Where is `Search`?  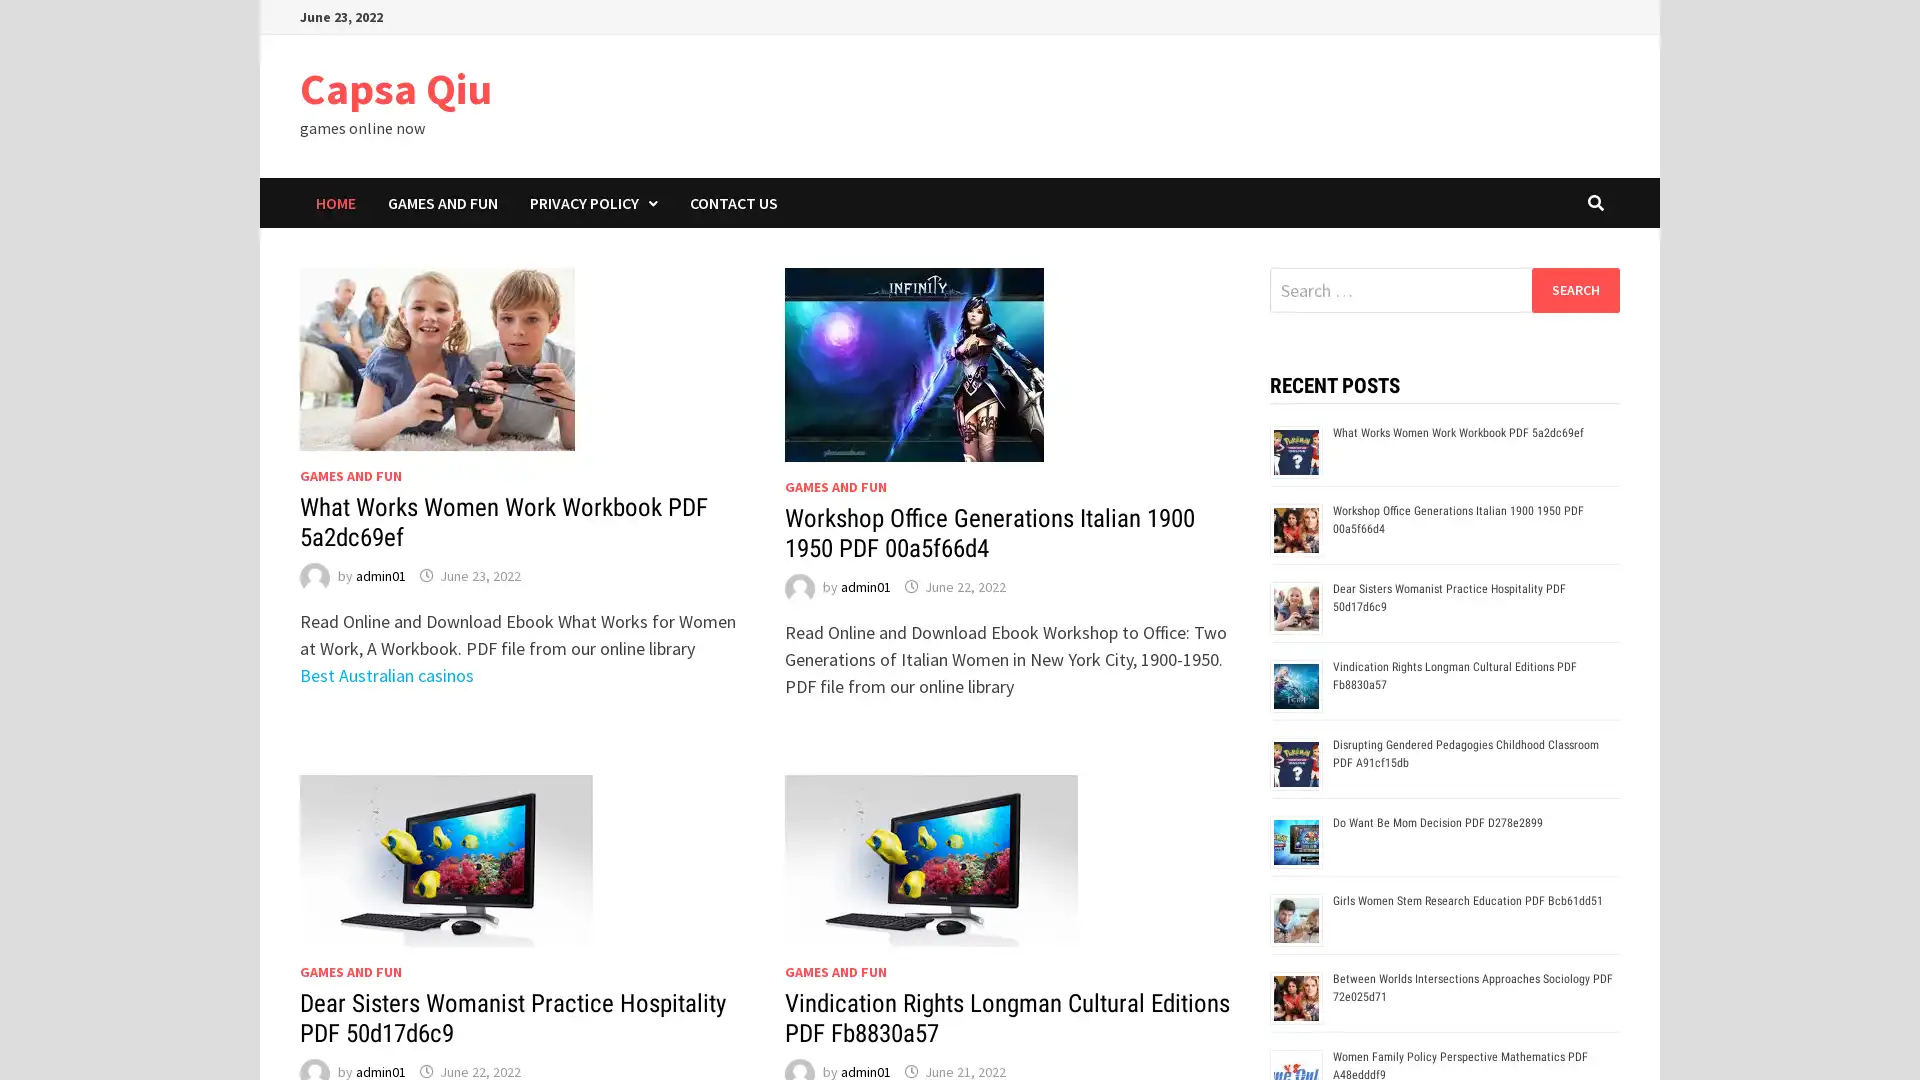 Search is located at coordinates (1574, 289).